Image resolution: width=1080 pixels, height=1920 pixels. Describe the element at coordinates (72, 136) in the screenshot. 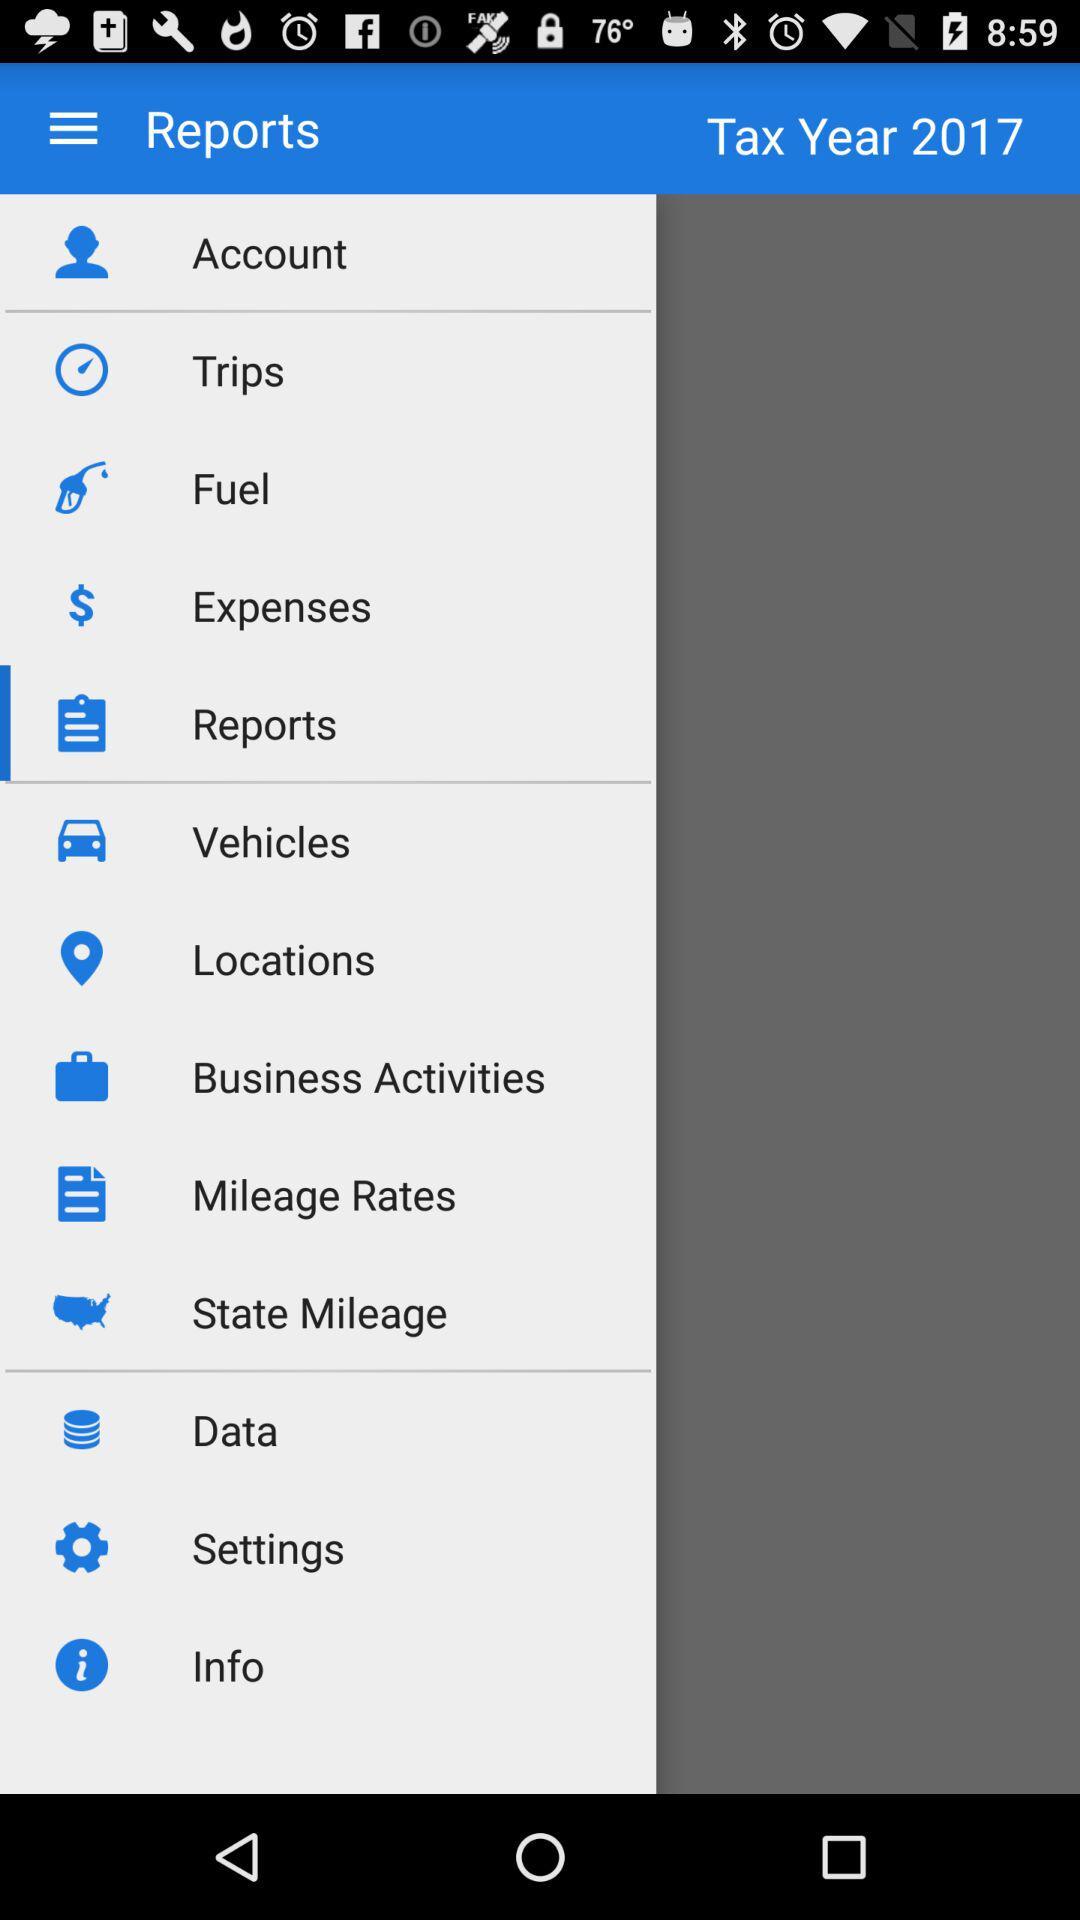

I see `the menu icon` at that location.